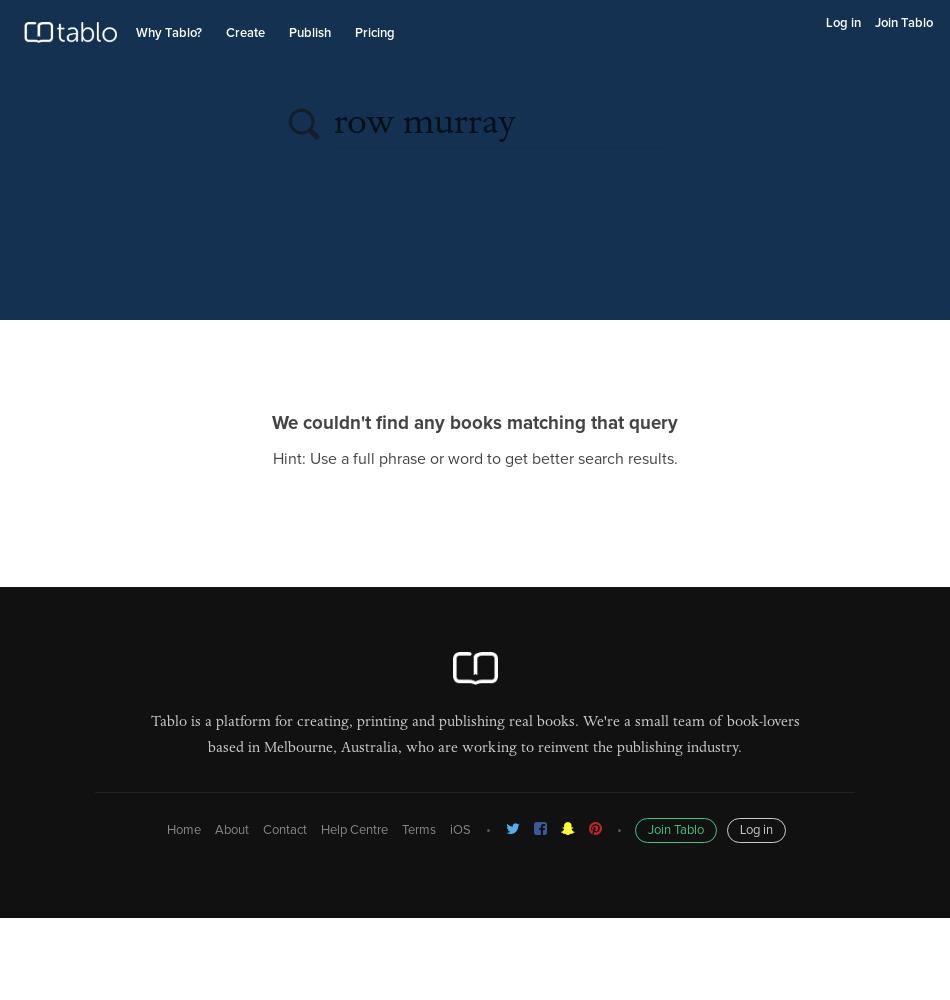 This screenshot has height=1000, width=950. Describe the element at coordinates (458, 829) in the screenshot. I see `'iOS'` at that location.